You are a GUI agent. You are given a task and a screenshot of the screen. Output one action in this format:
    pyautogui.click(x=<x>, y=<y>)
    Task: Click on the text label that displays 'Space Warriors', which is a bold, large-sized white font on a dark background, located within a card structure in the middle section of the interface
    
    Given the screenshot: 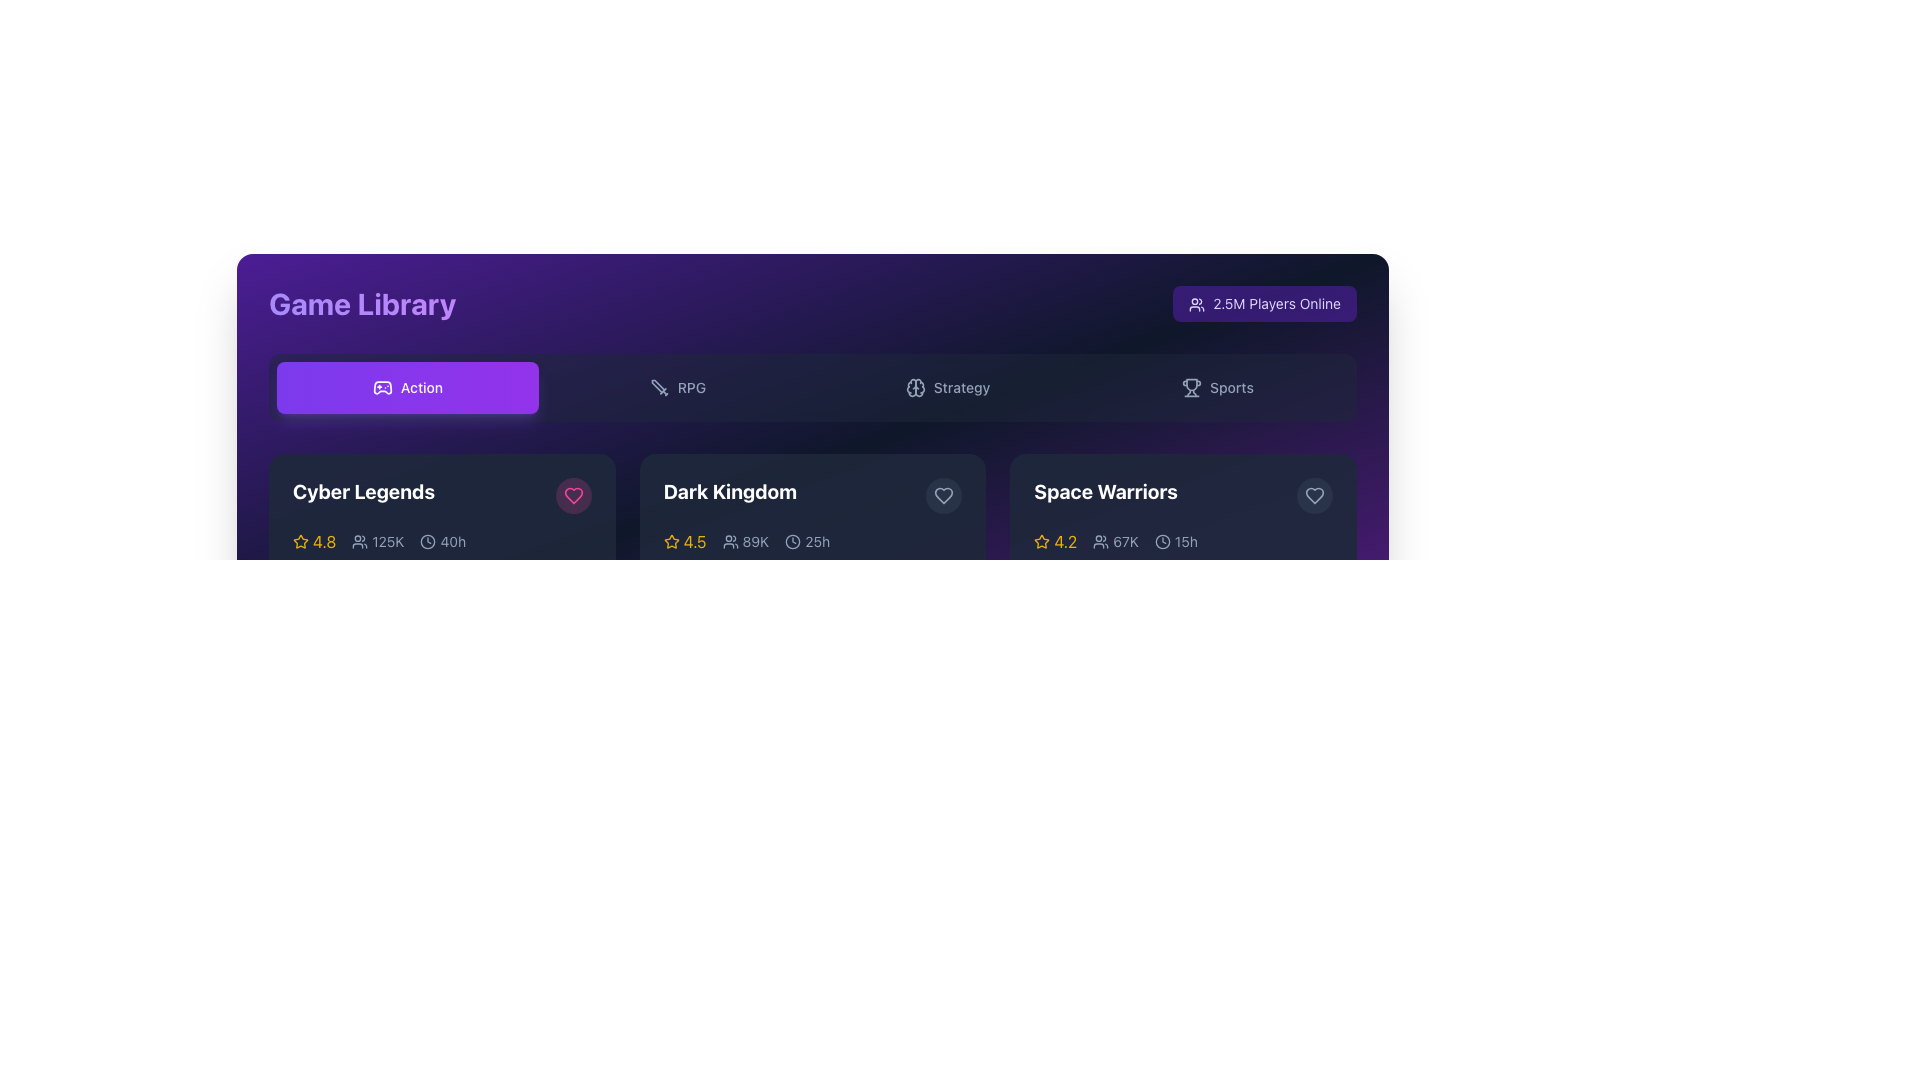 What is the action you would take?
    pyautogui.click(x=1105, y=492)
    